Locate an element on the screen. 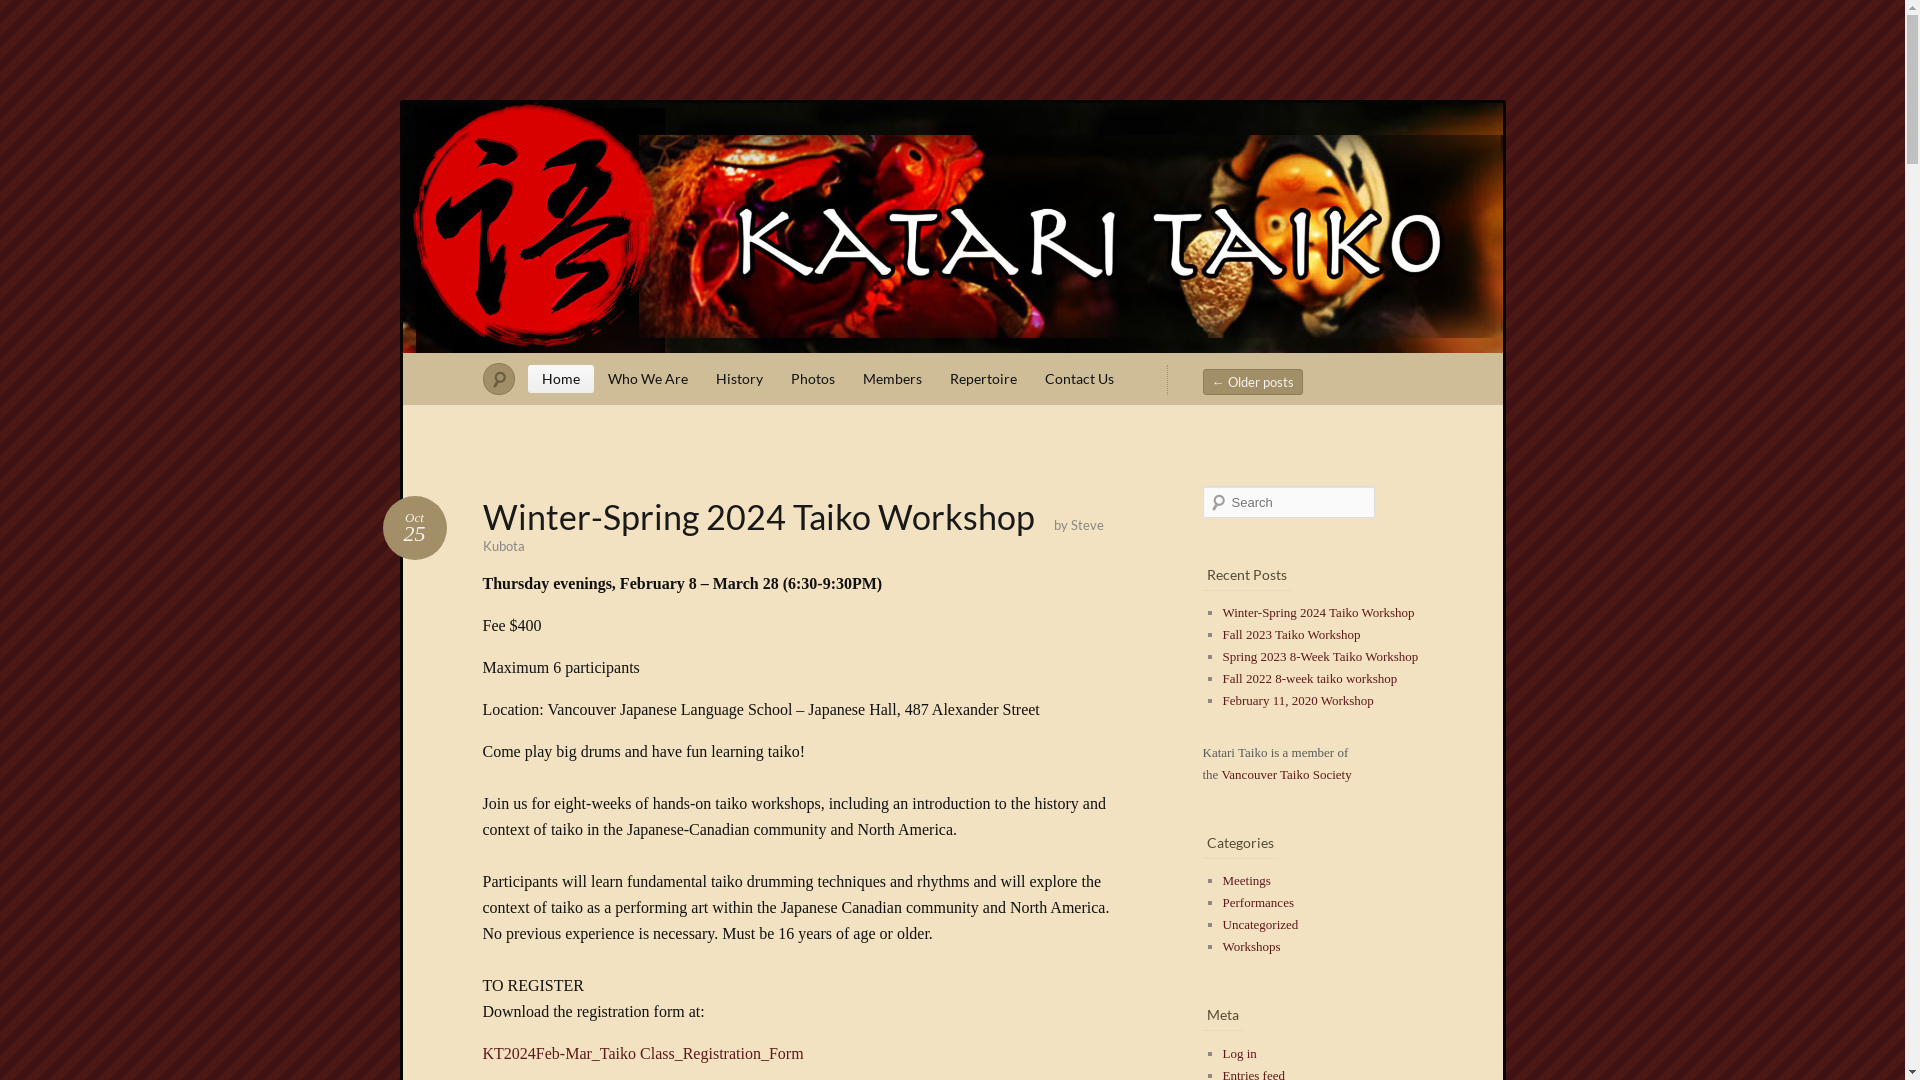  'Workshops' is located at coordinates (1221, 945).